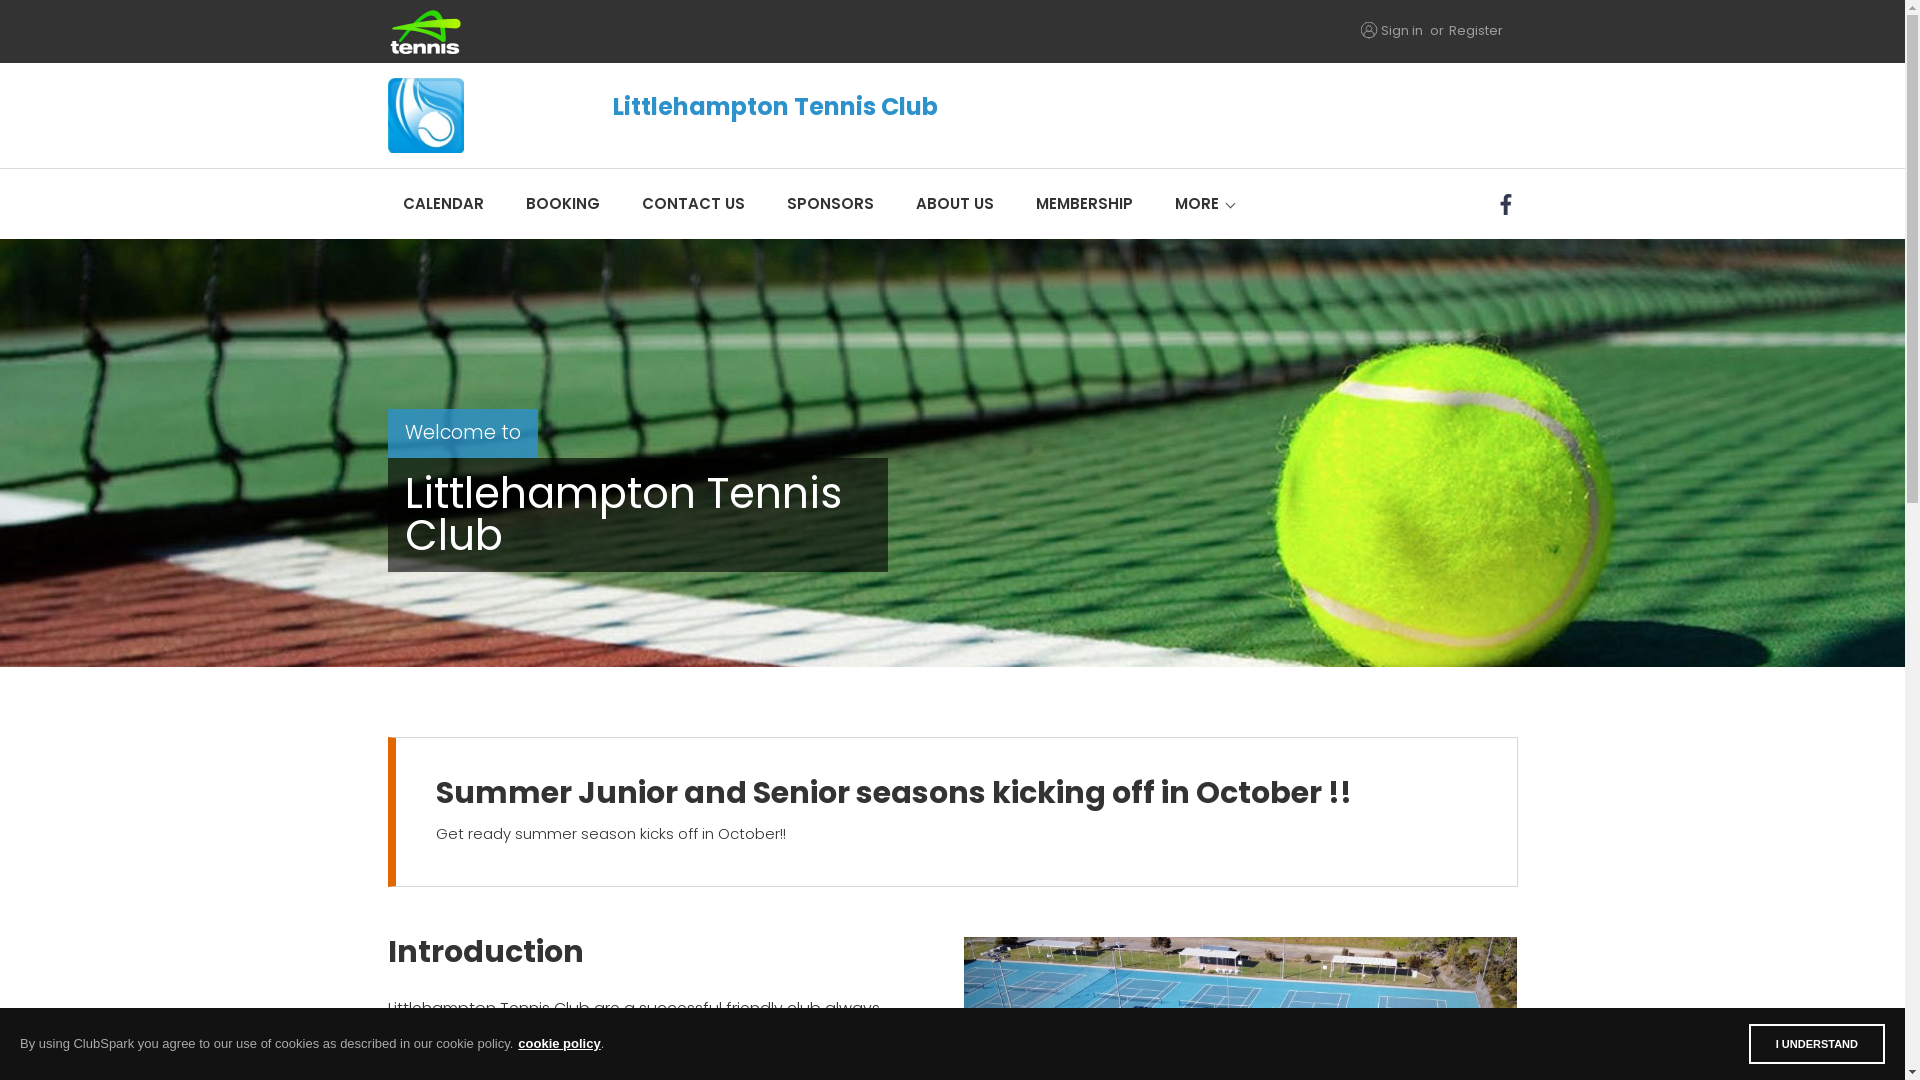 This screenshot has height=1080, width=1920. What do you see at coordinates (624, 204) in the screenshot?
I see `'CONTACT US'` at bounding box center [624, 204].